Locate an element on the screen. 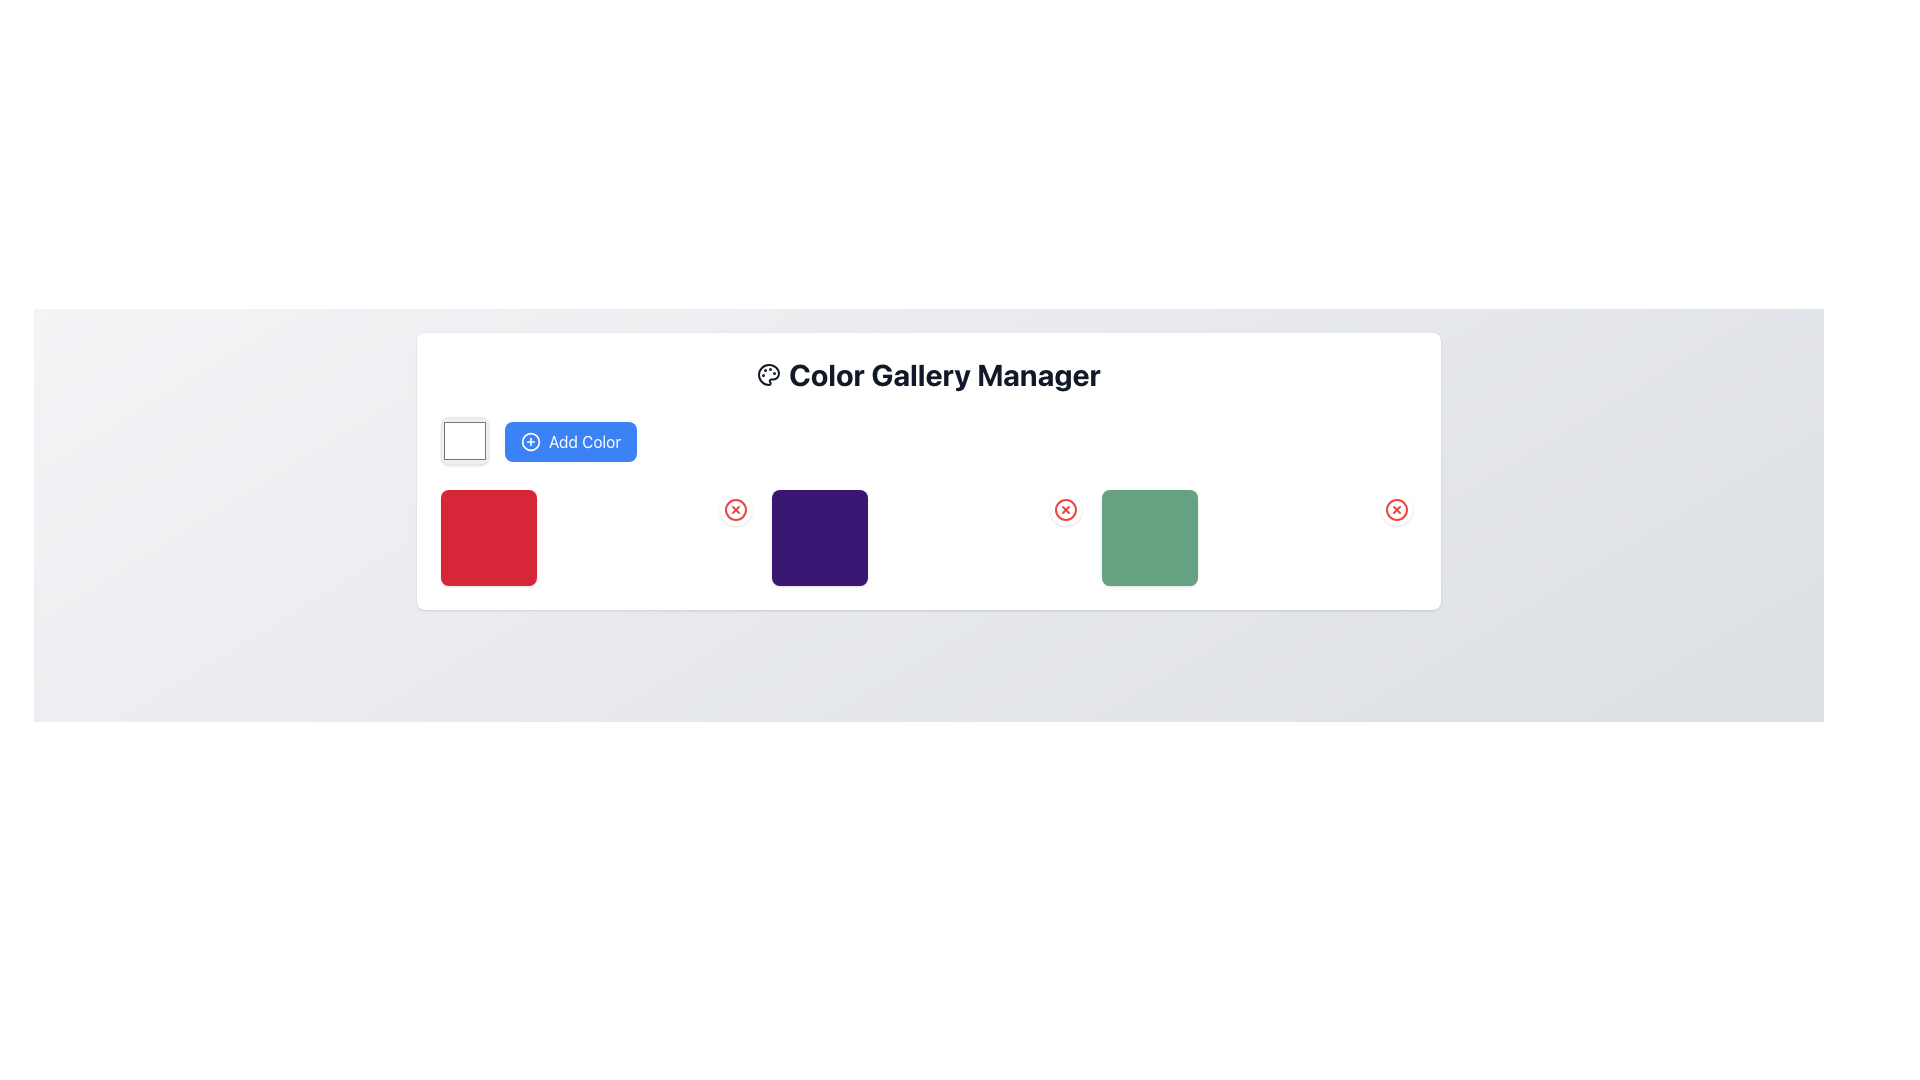 Image resolution: width=1920 pixels, height=1080 pixels. the Color Picker component located in the top-left of the content section is located at coordinates (464, 439).